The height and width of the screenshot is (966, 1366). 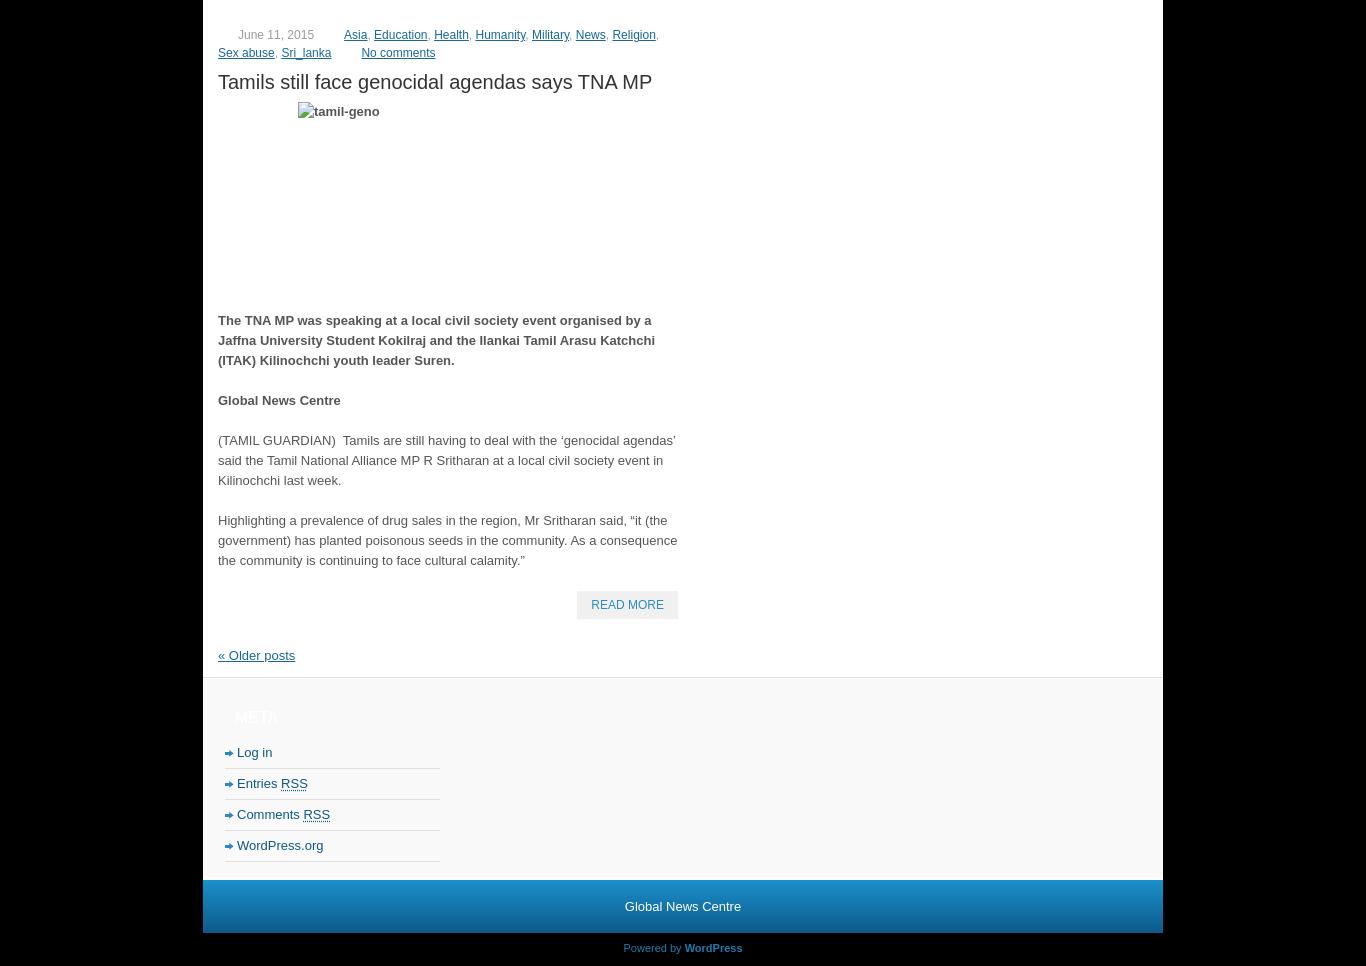 I want to click on 'Health', so click(x=450, y=33).